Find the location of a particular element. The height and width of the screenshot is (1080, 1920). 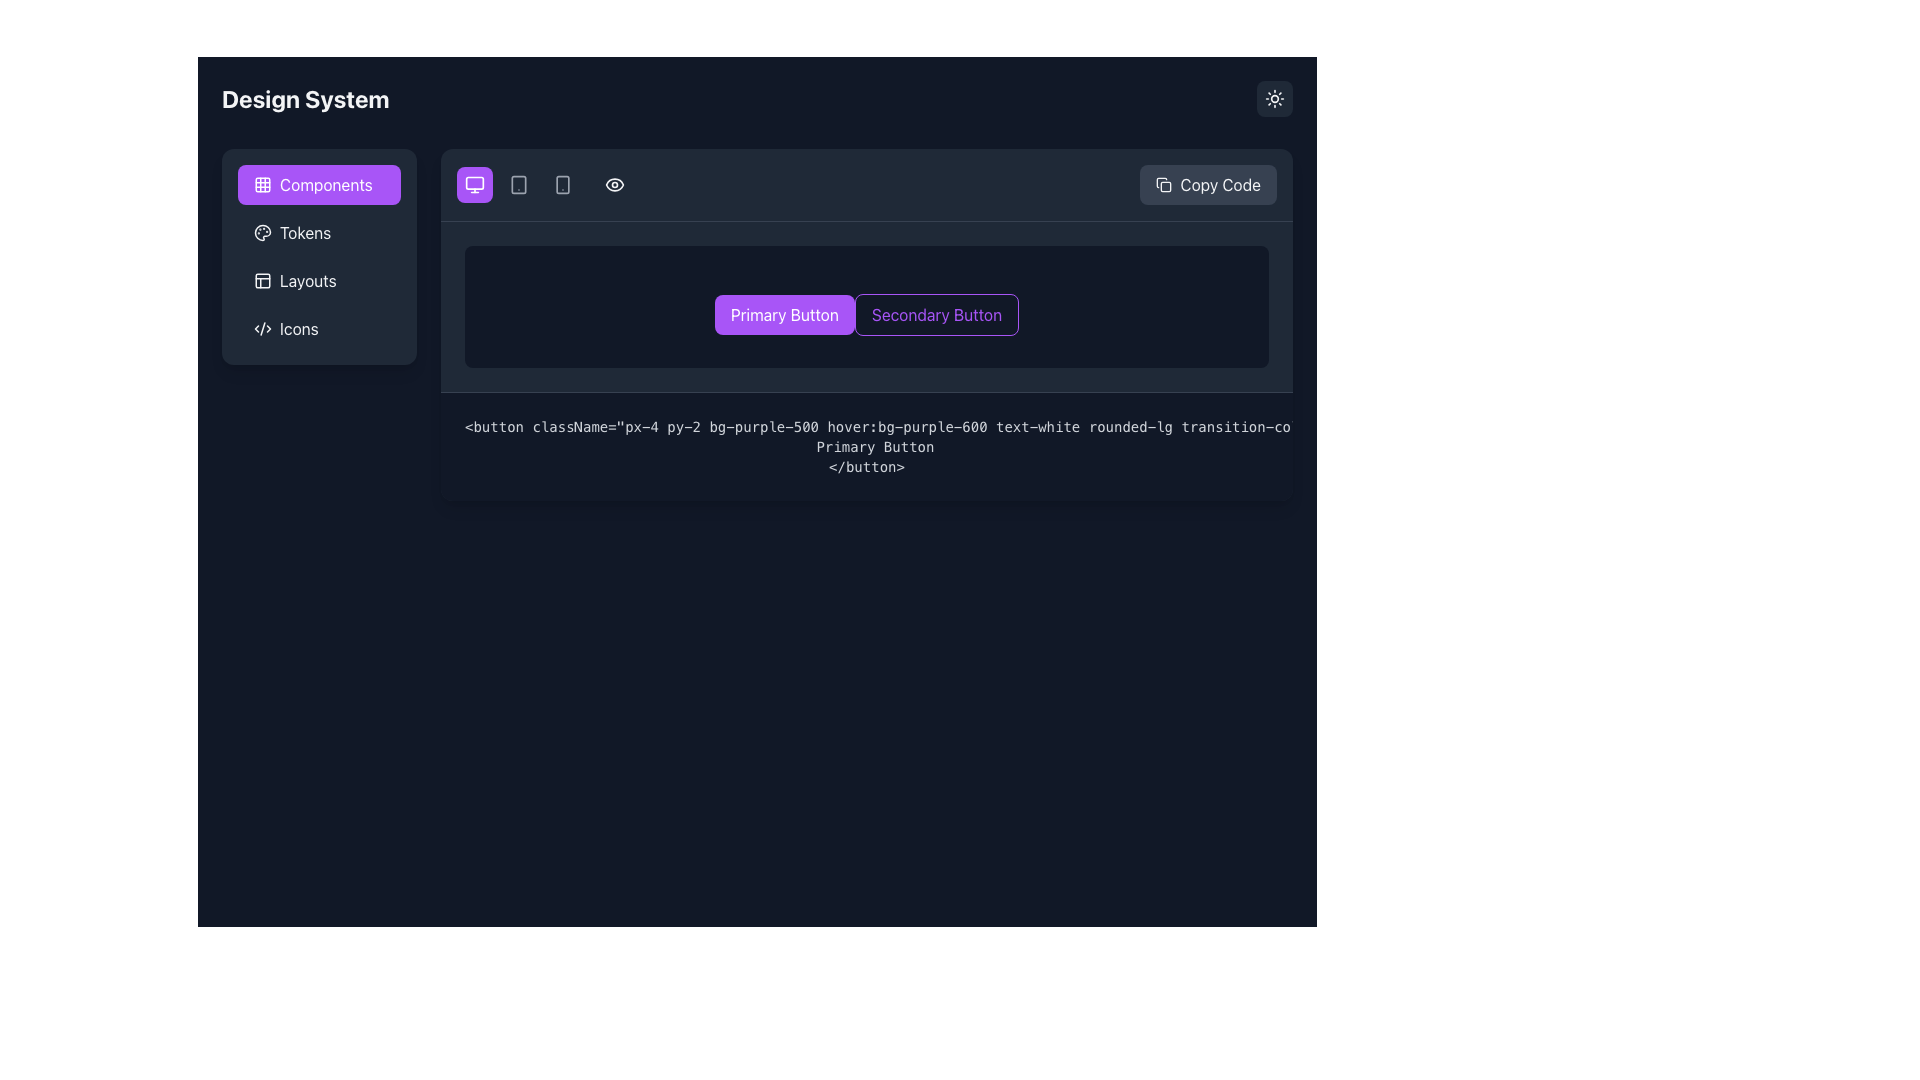

the clickable link or label in the sidebar navigation that allows users to navigate to the Tokens section, located as the second entry below 'Components' and above 'Layouts' is located at coordinates (304, 231).